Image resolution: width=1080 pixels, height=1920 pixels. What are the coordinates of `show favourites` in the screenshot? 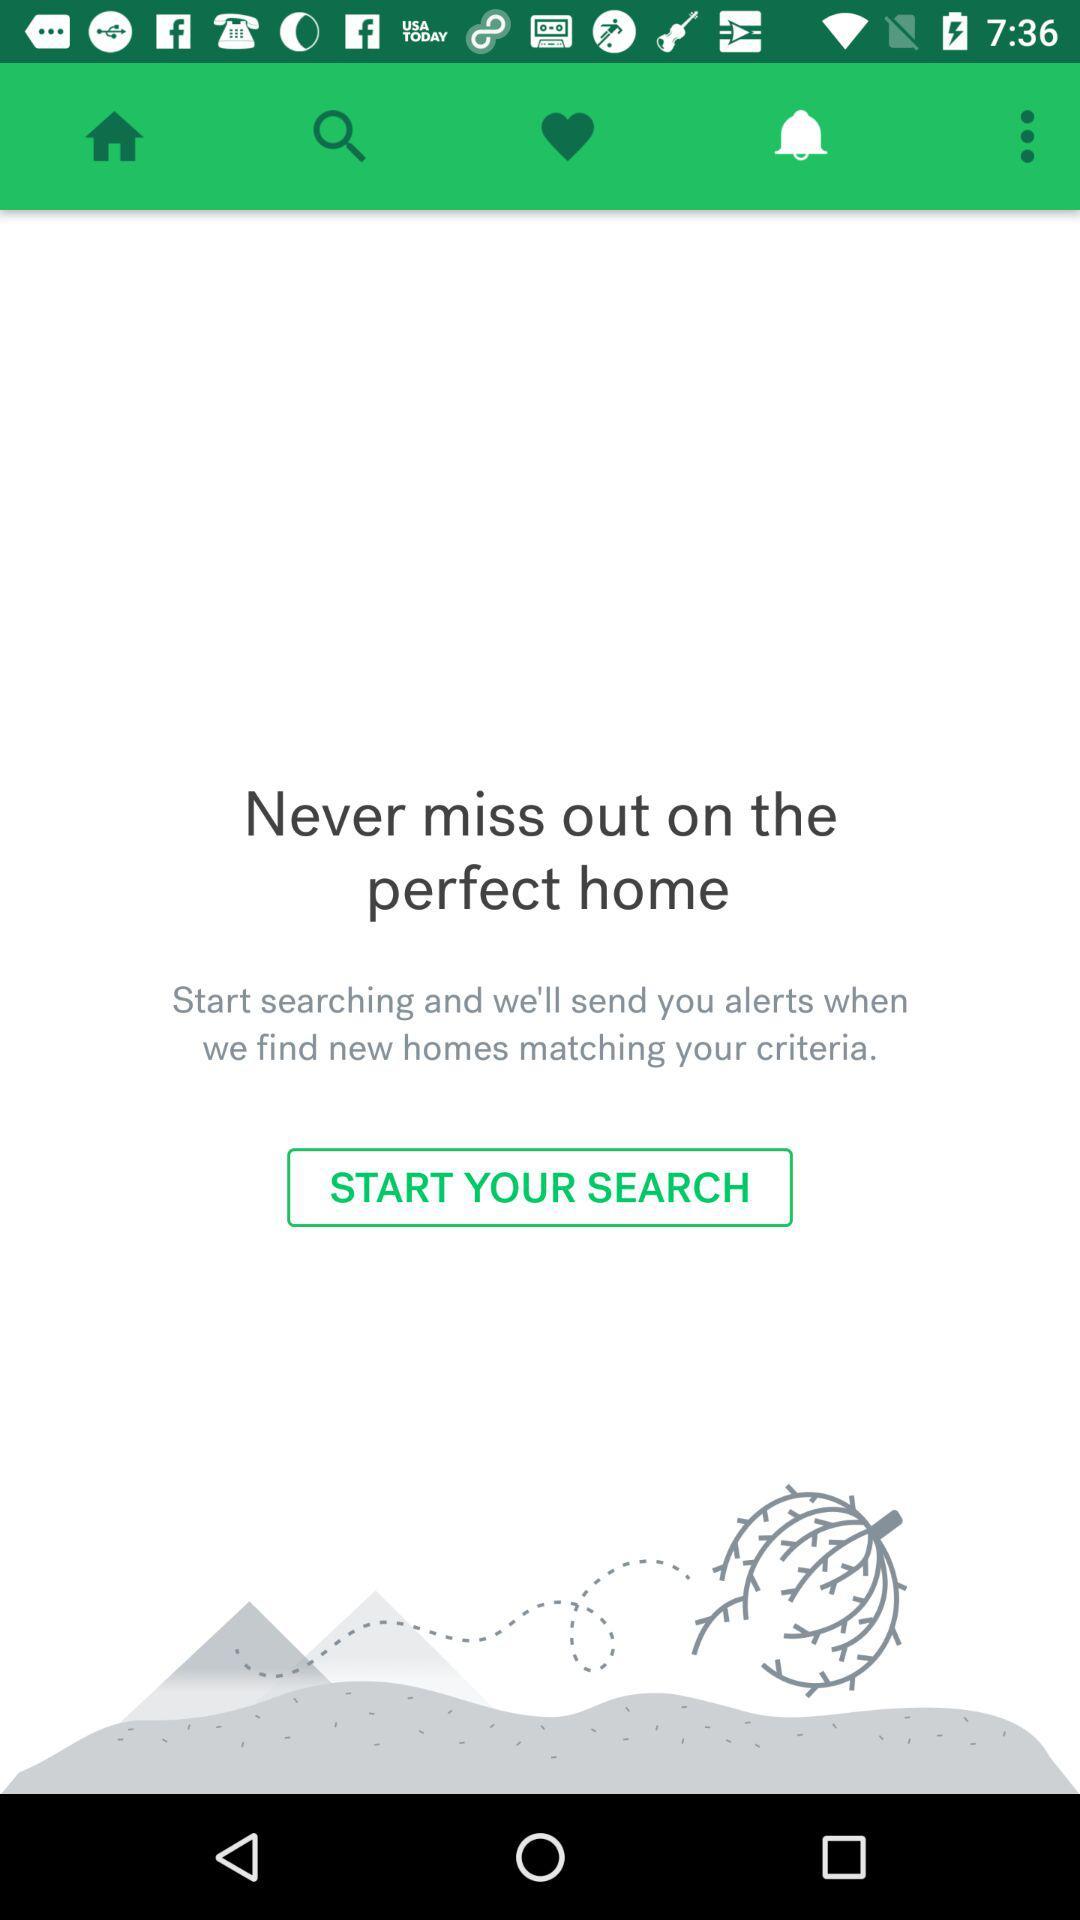 It's located at (567, 135).